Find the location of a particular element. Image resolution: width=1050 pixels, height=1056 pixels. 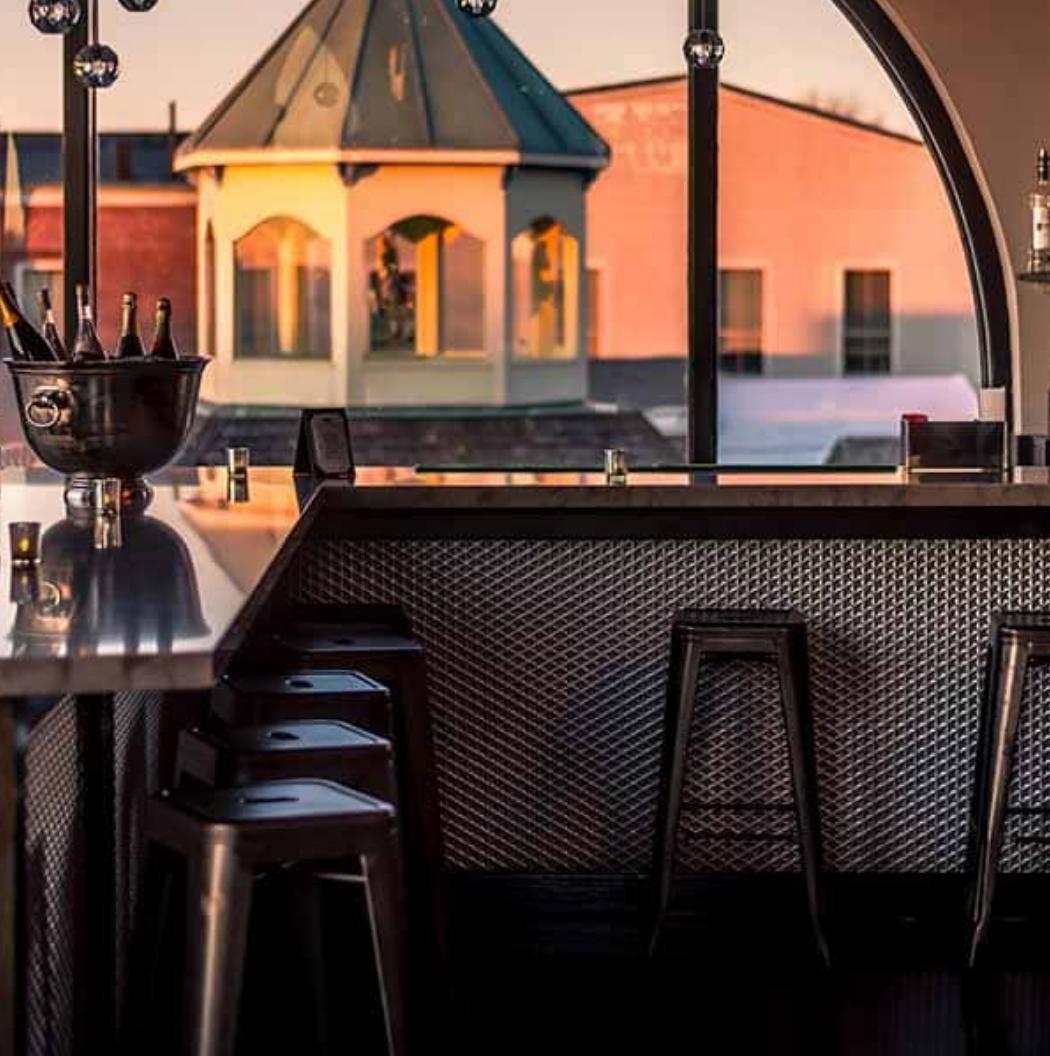

'[/db_pb_accordion]' is located at coordinates (164, 945).